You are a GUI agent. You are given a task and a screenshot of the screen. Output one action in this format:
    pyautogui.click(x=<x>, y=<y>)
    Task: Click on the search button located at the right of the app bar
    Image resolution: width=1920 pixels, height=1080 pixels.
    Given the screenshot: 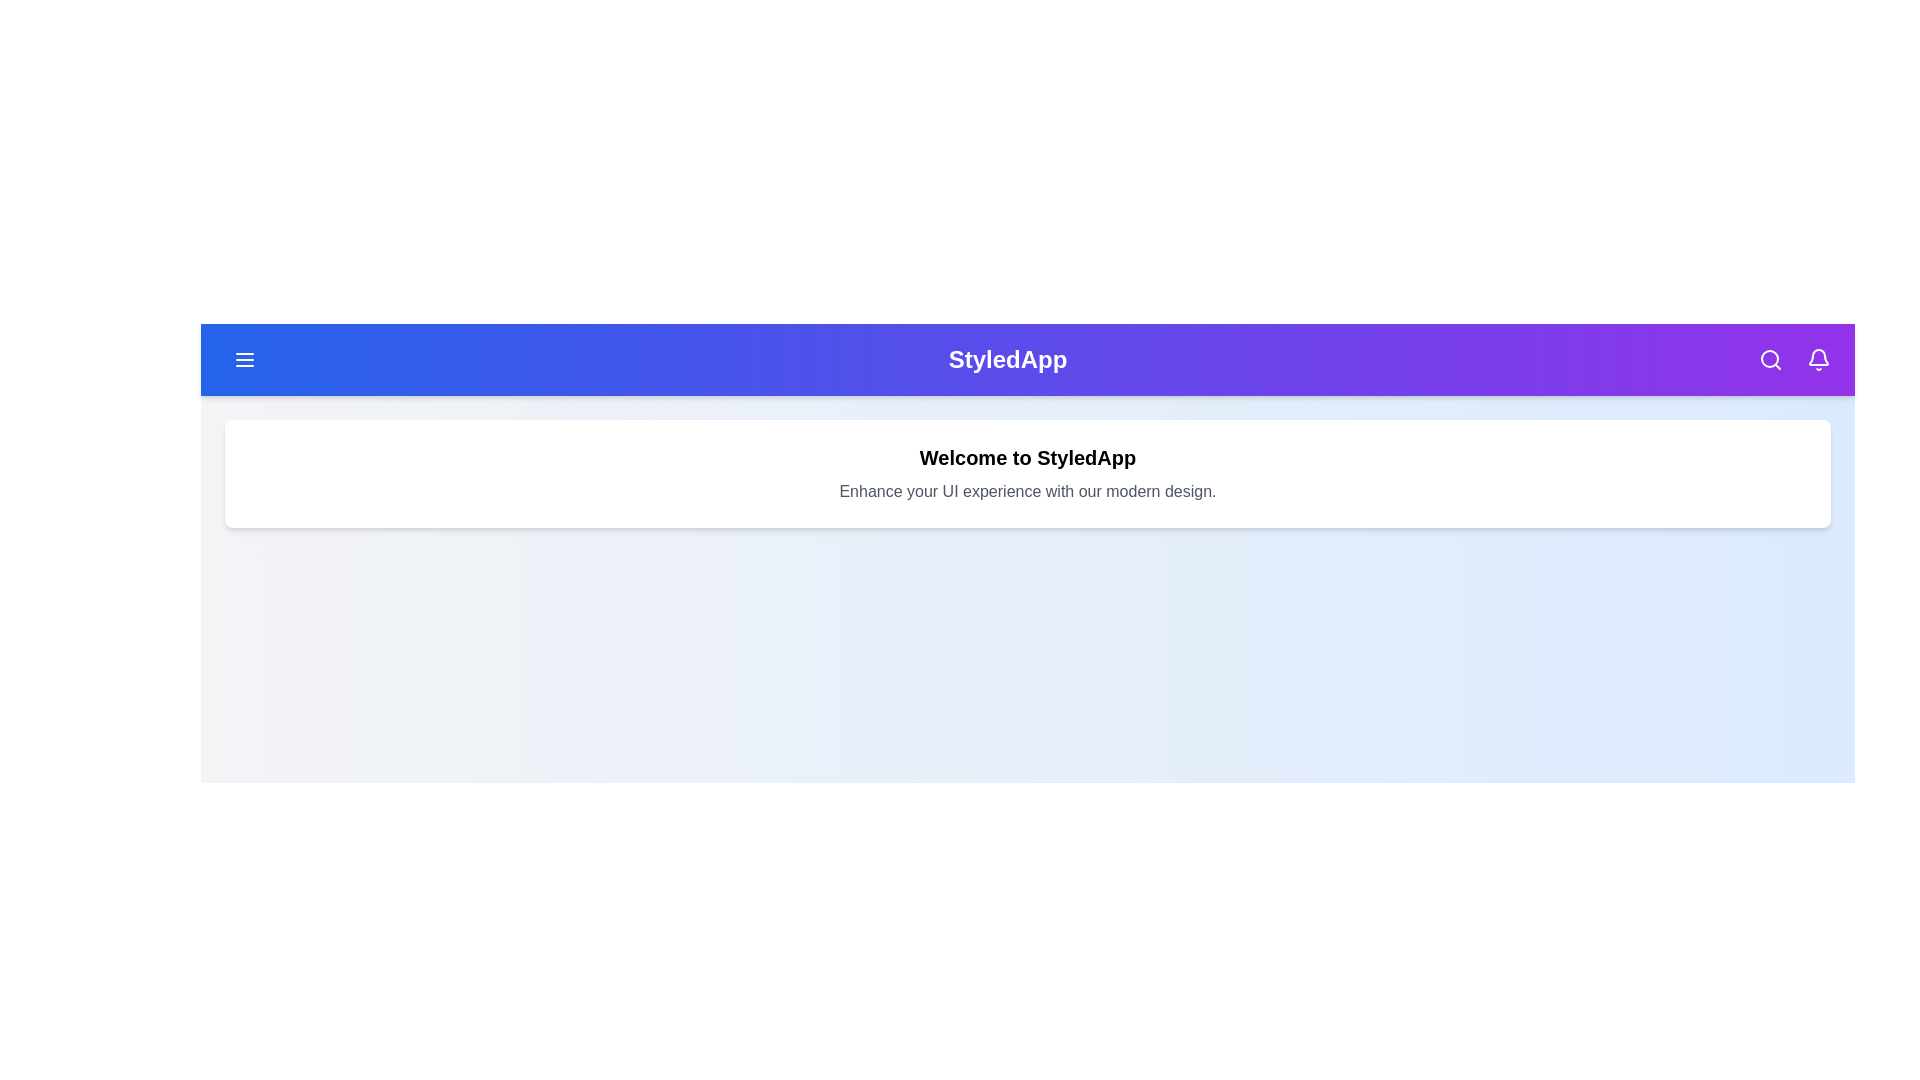 What is the action you would take?
    pyautogui.click(x=1771, y=358)
    